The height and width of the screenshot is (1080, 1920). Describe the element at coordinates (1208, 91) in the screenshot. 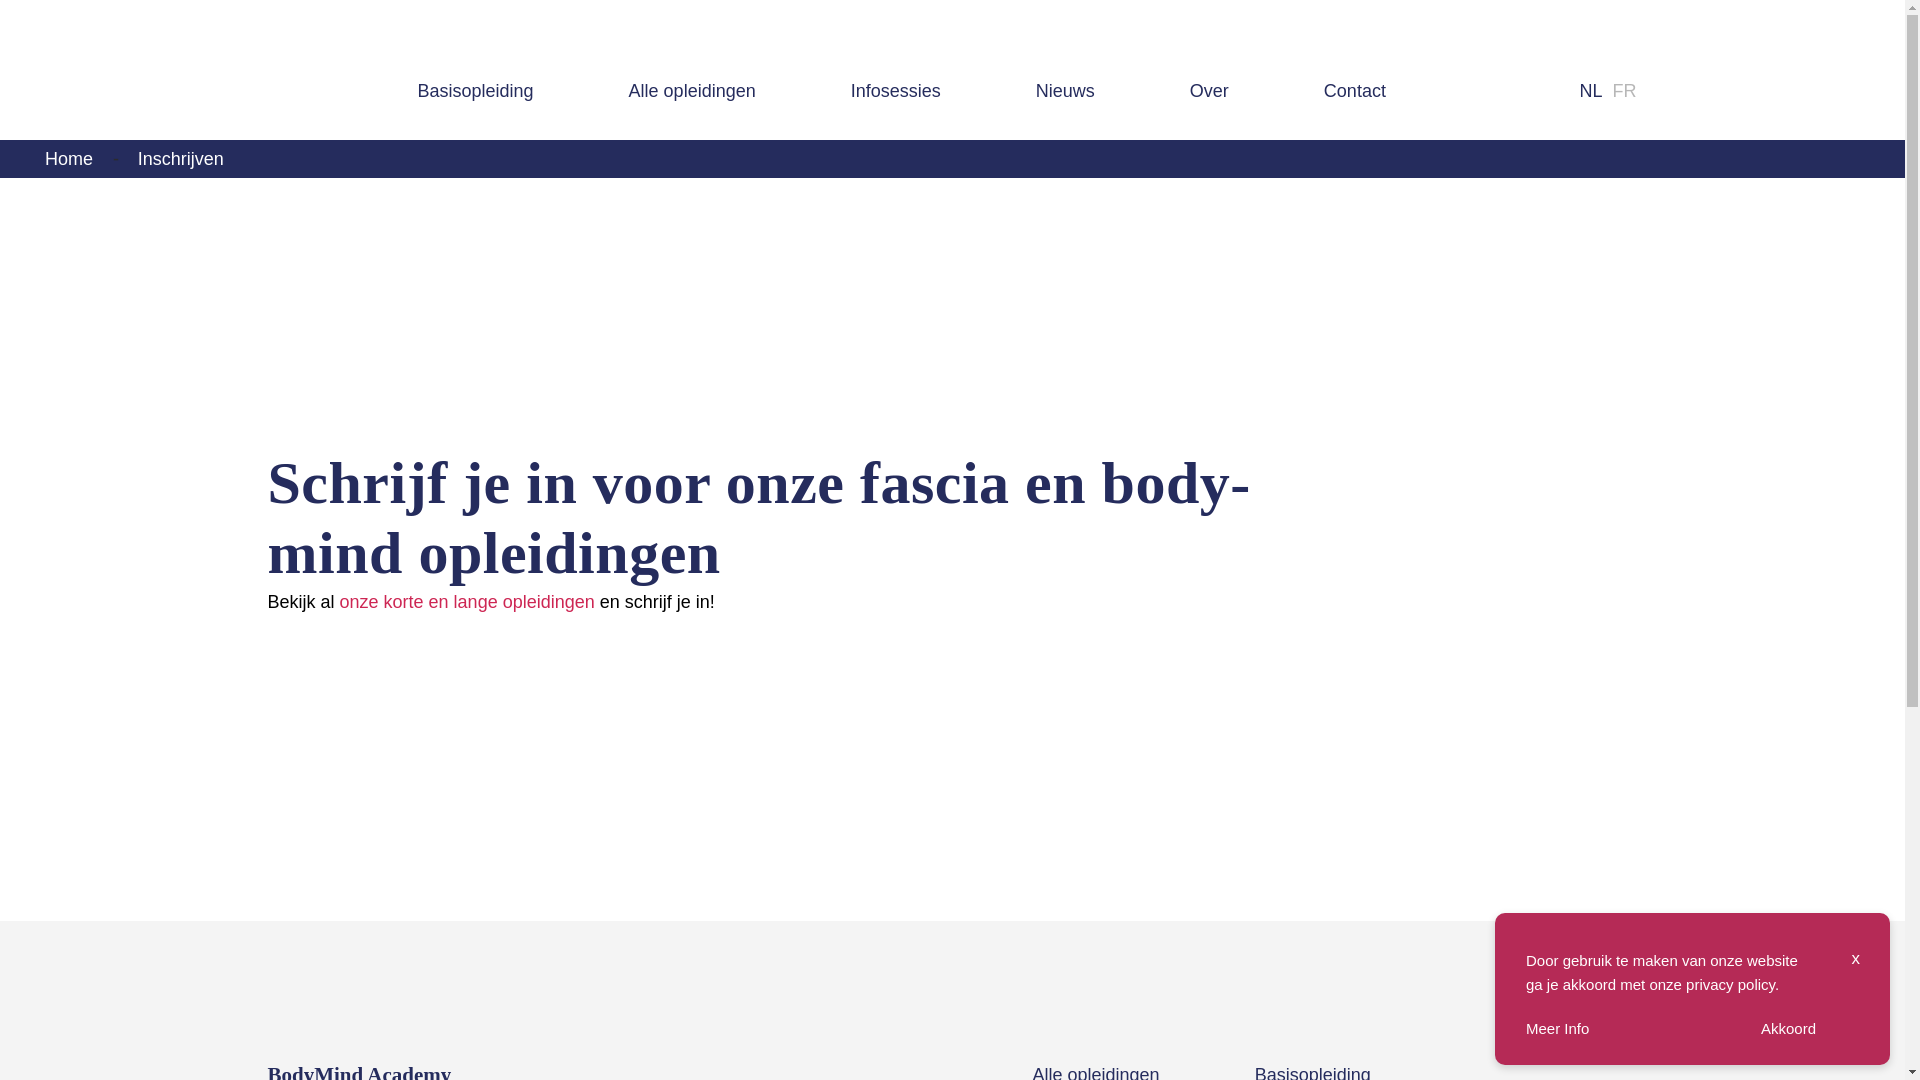

I see `'Over'` at that location.